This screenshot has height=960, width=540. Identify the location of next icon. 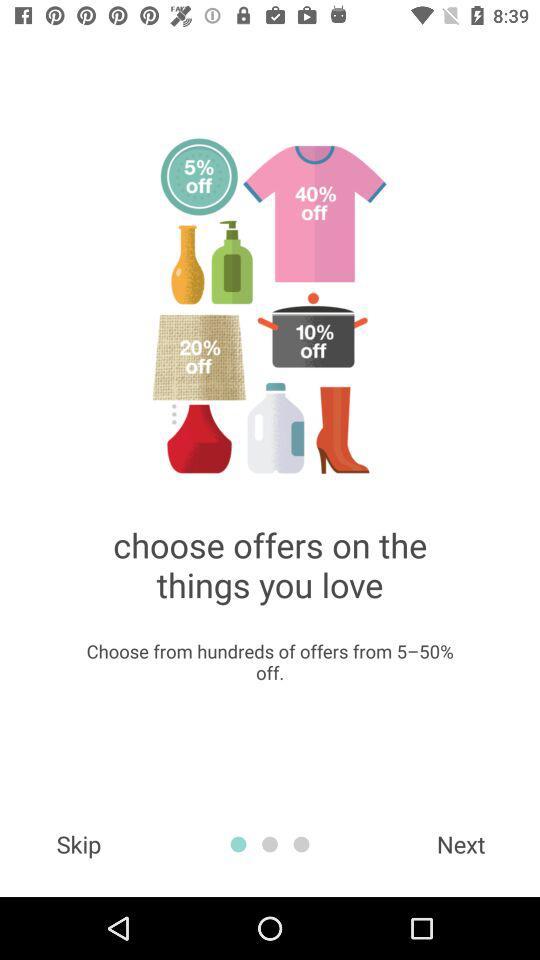
(461, 843).